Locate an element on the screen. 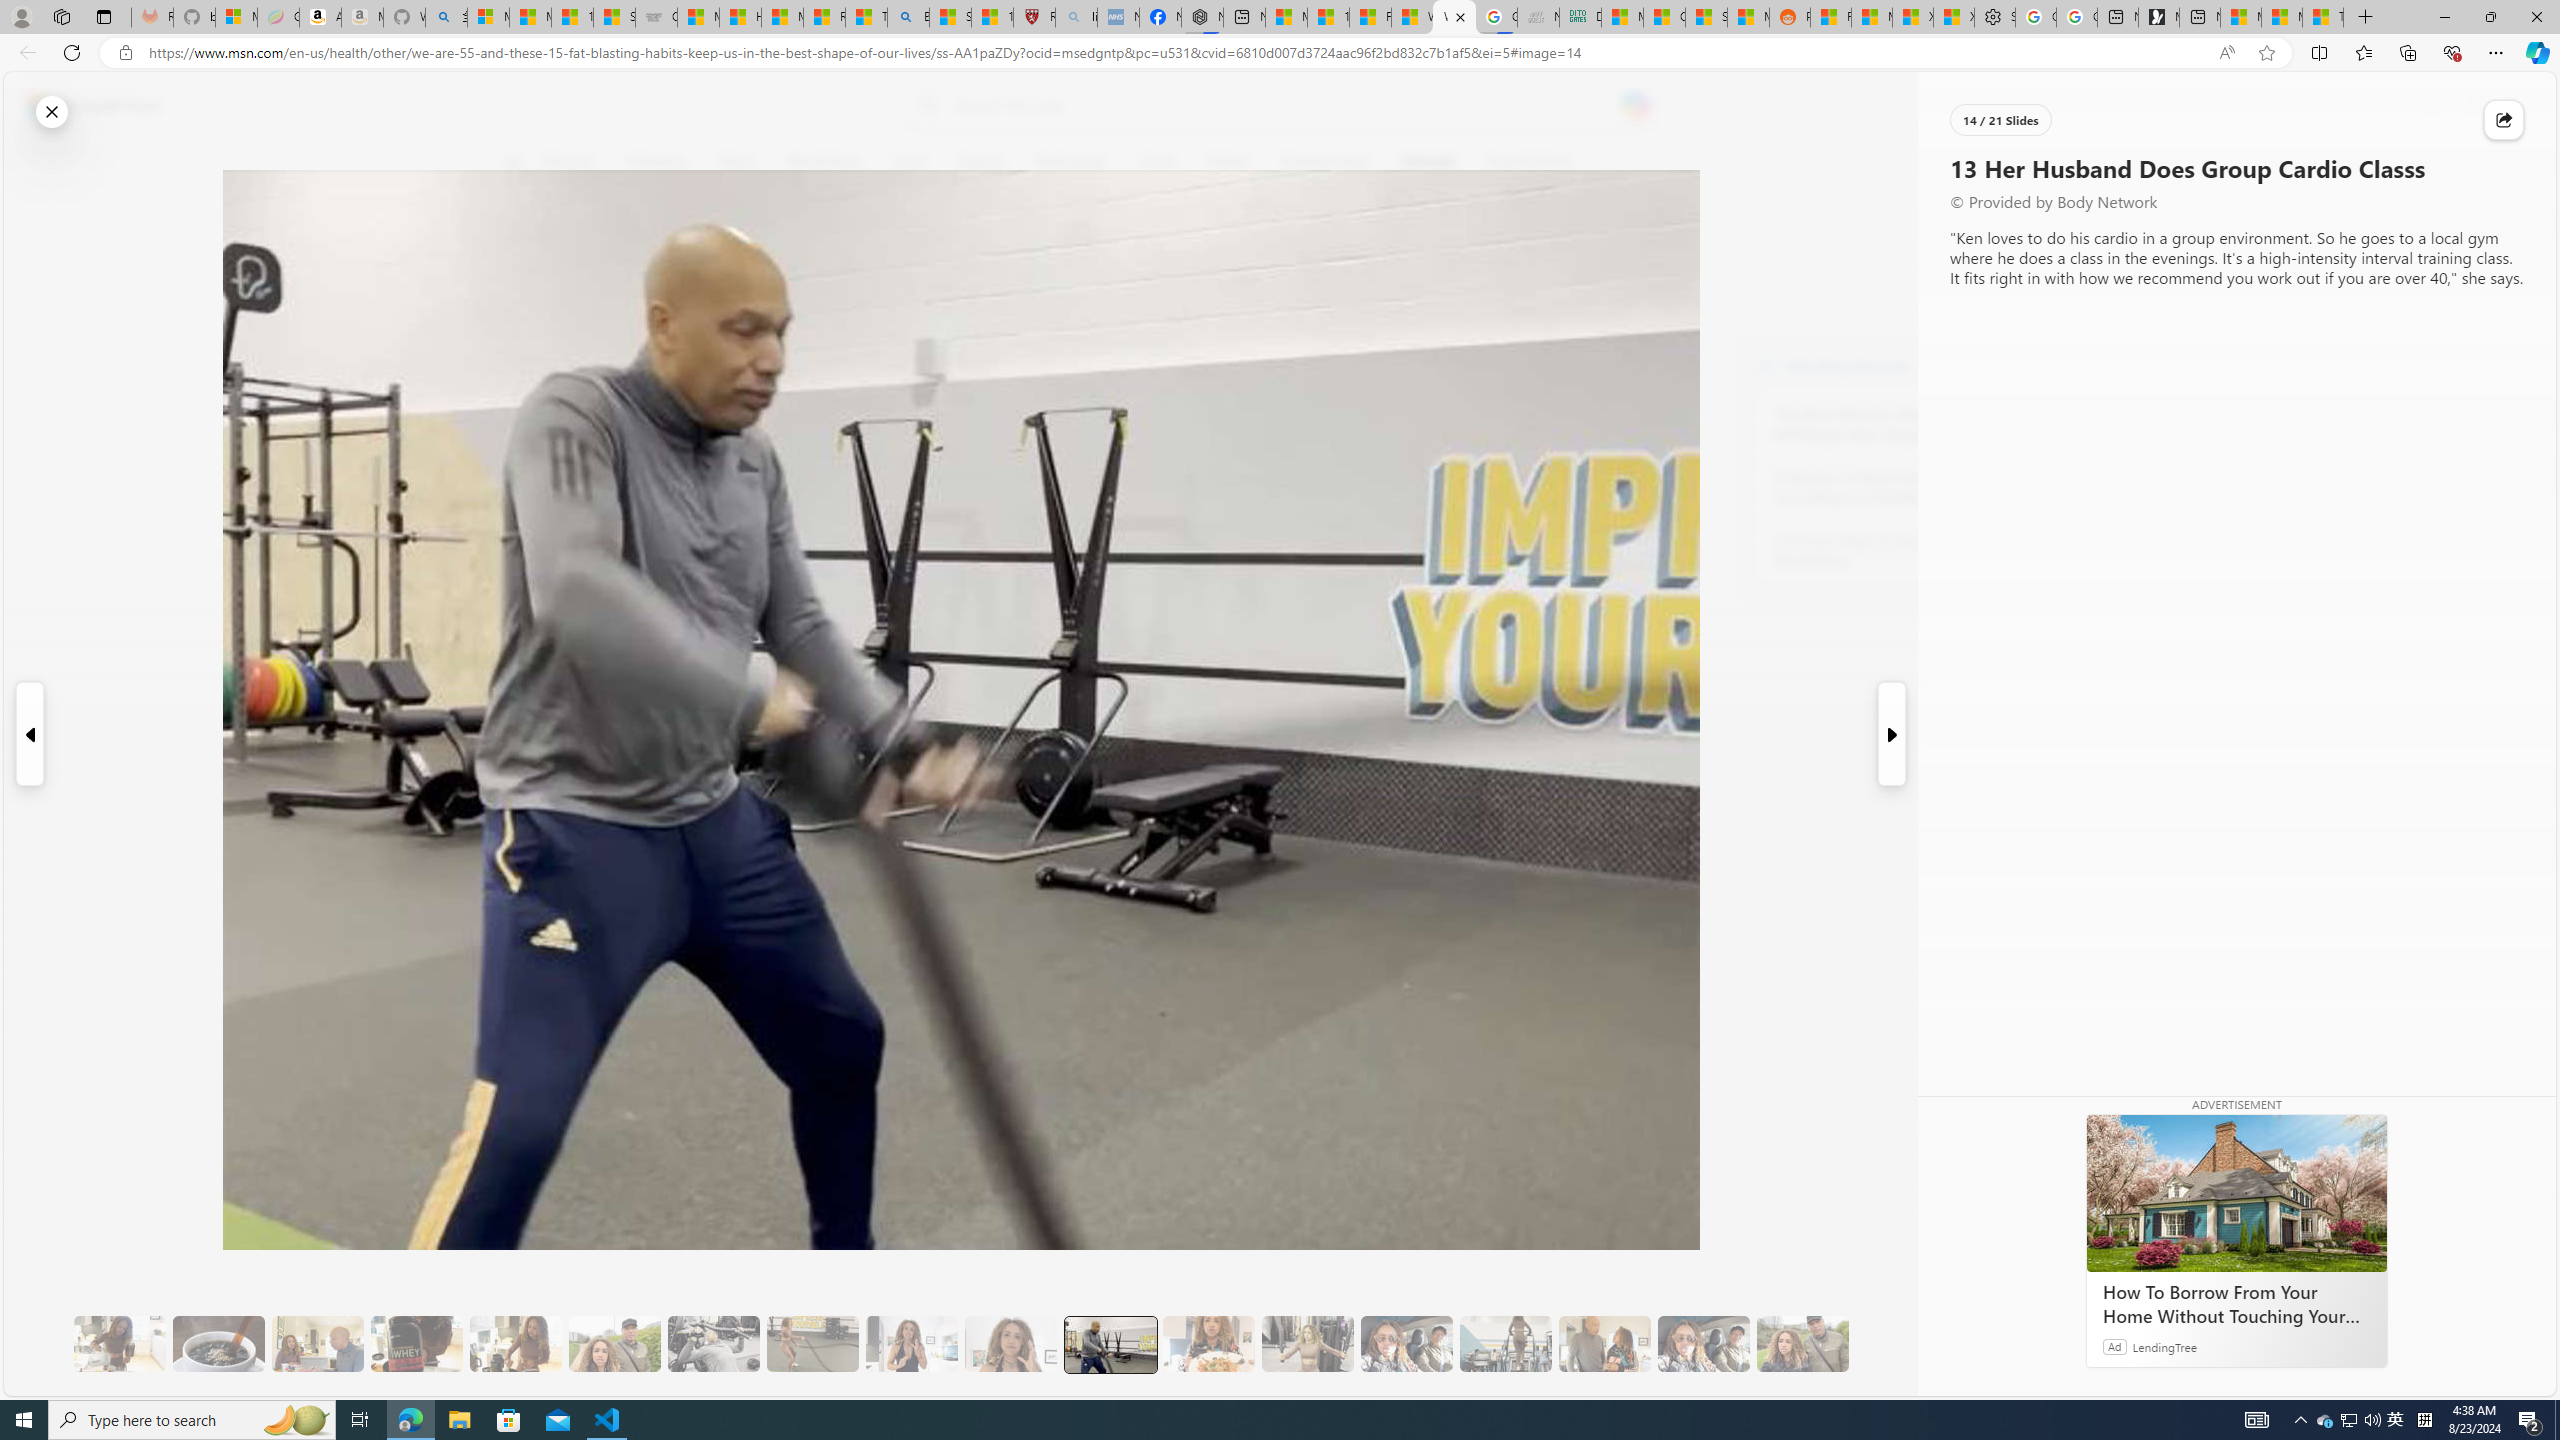  'Combat Siege' is located at coordinates (656, 16).